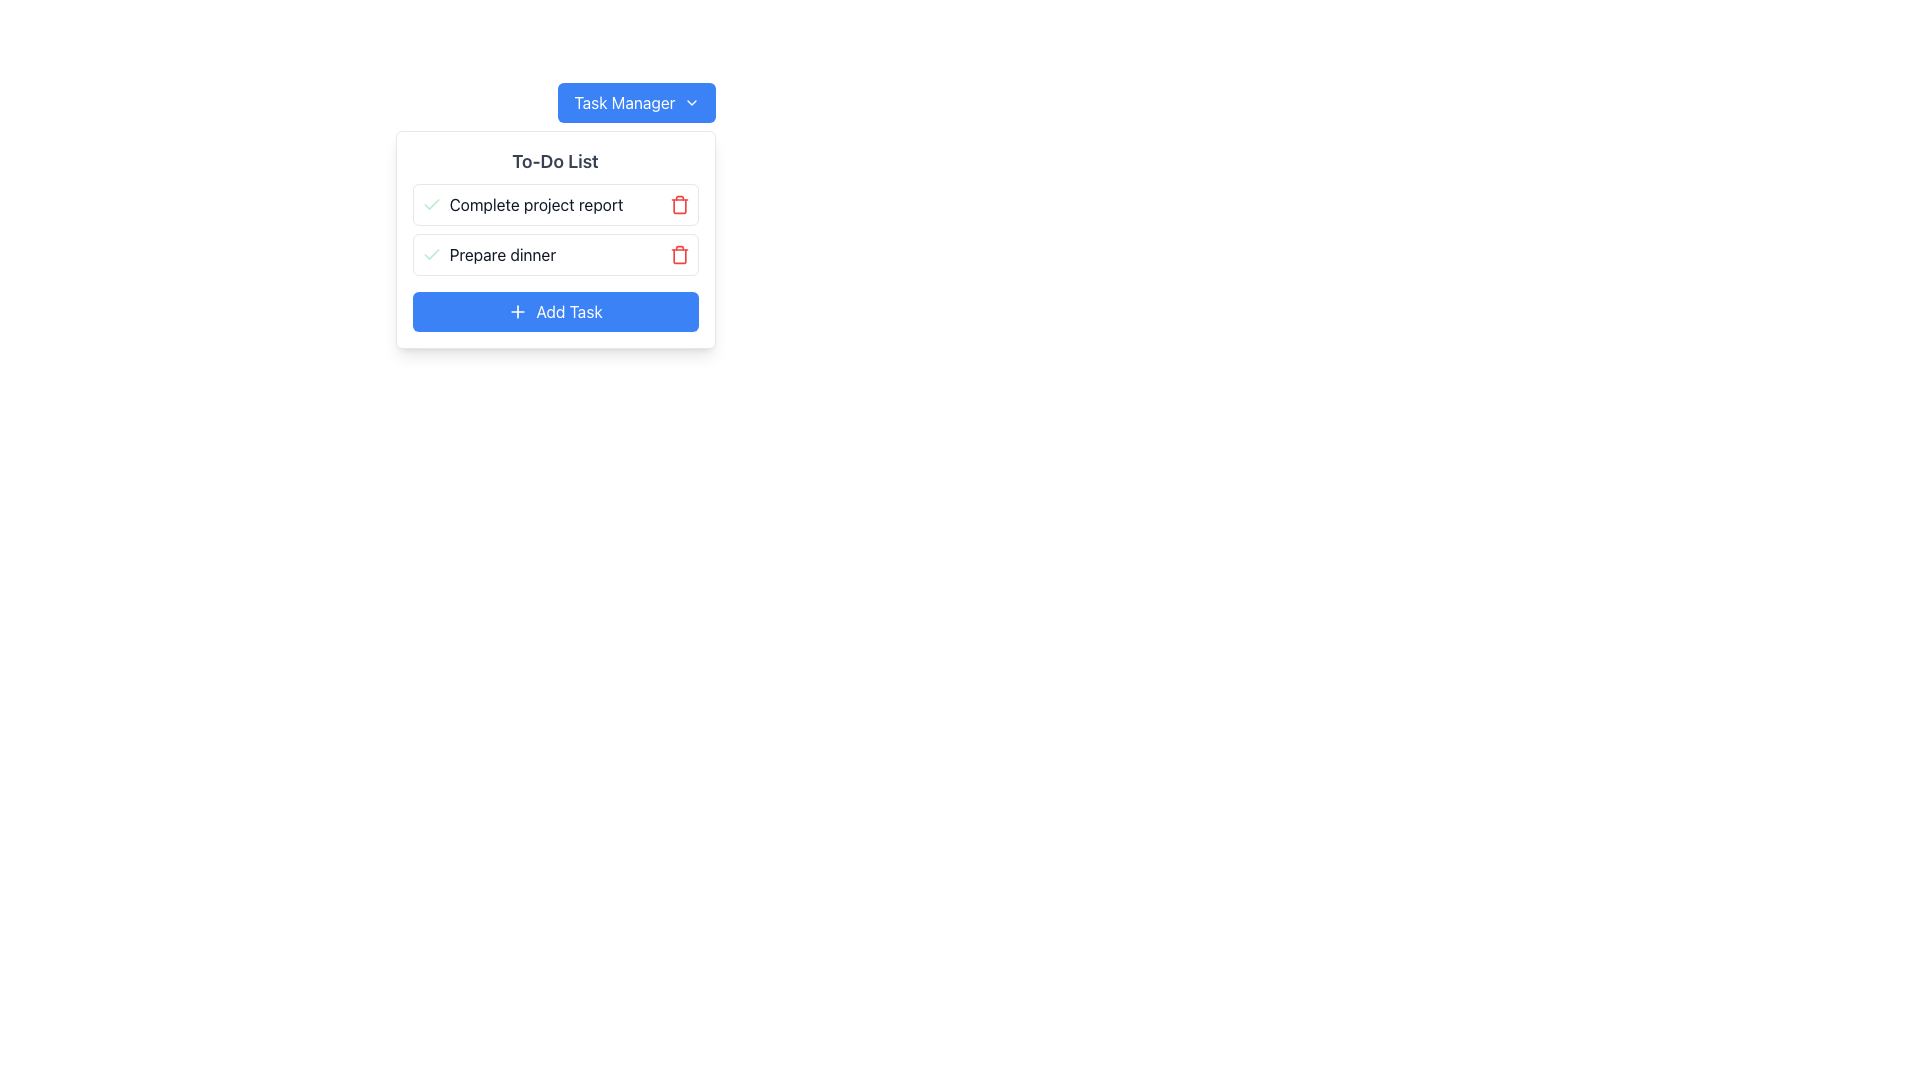 Image resolution: width=1920 pixels, height=1080 pixels. Describe the element at coordinates (555, 204) in the screenshot. I see `the first List Item in the 'To-Do List' section, which contains a green checkmark and the text 'Complete project report'` at that location.